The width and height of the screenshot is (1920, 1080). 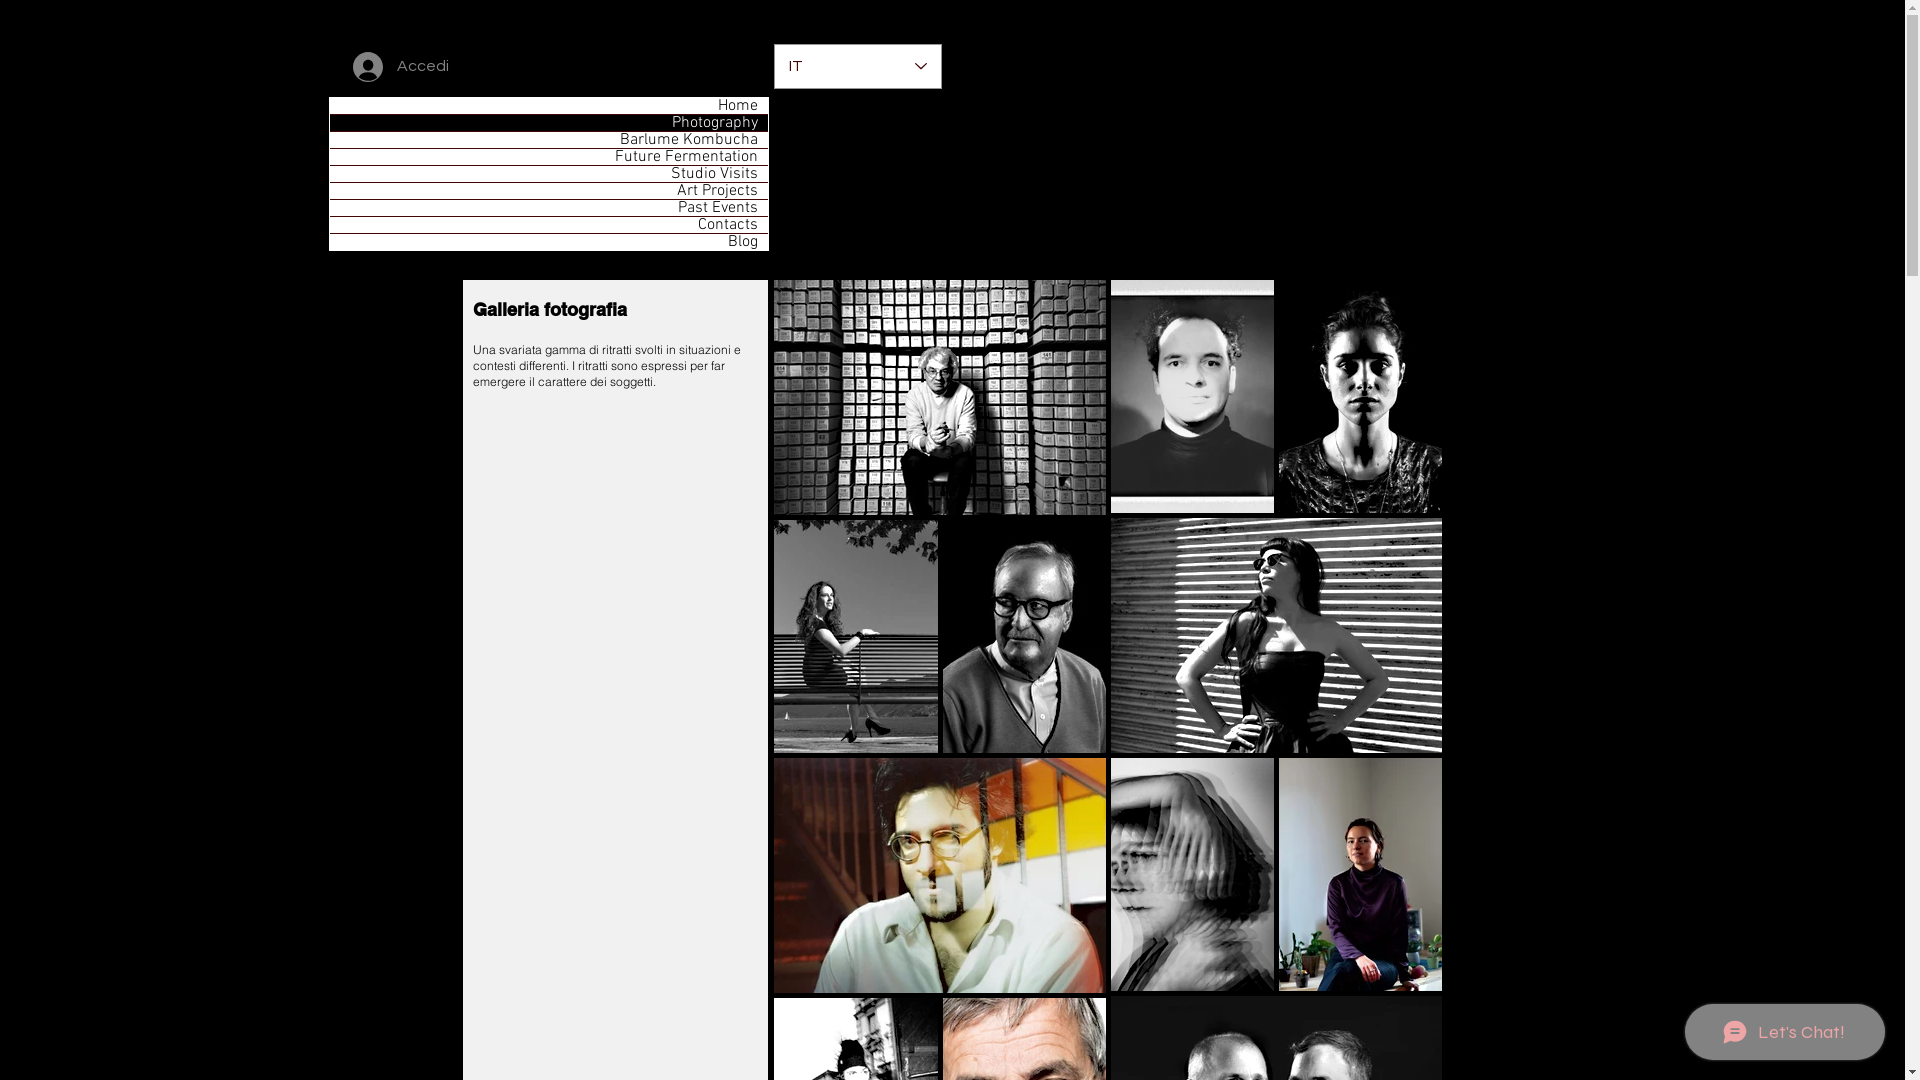 What do you see at coordinates (399, 65) in the screenshot?
I see `'Accedi'` at bounding box center [399, 65].